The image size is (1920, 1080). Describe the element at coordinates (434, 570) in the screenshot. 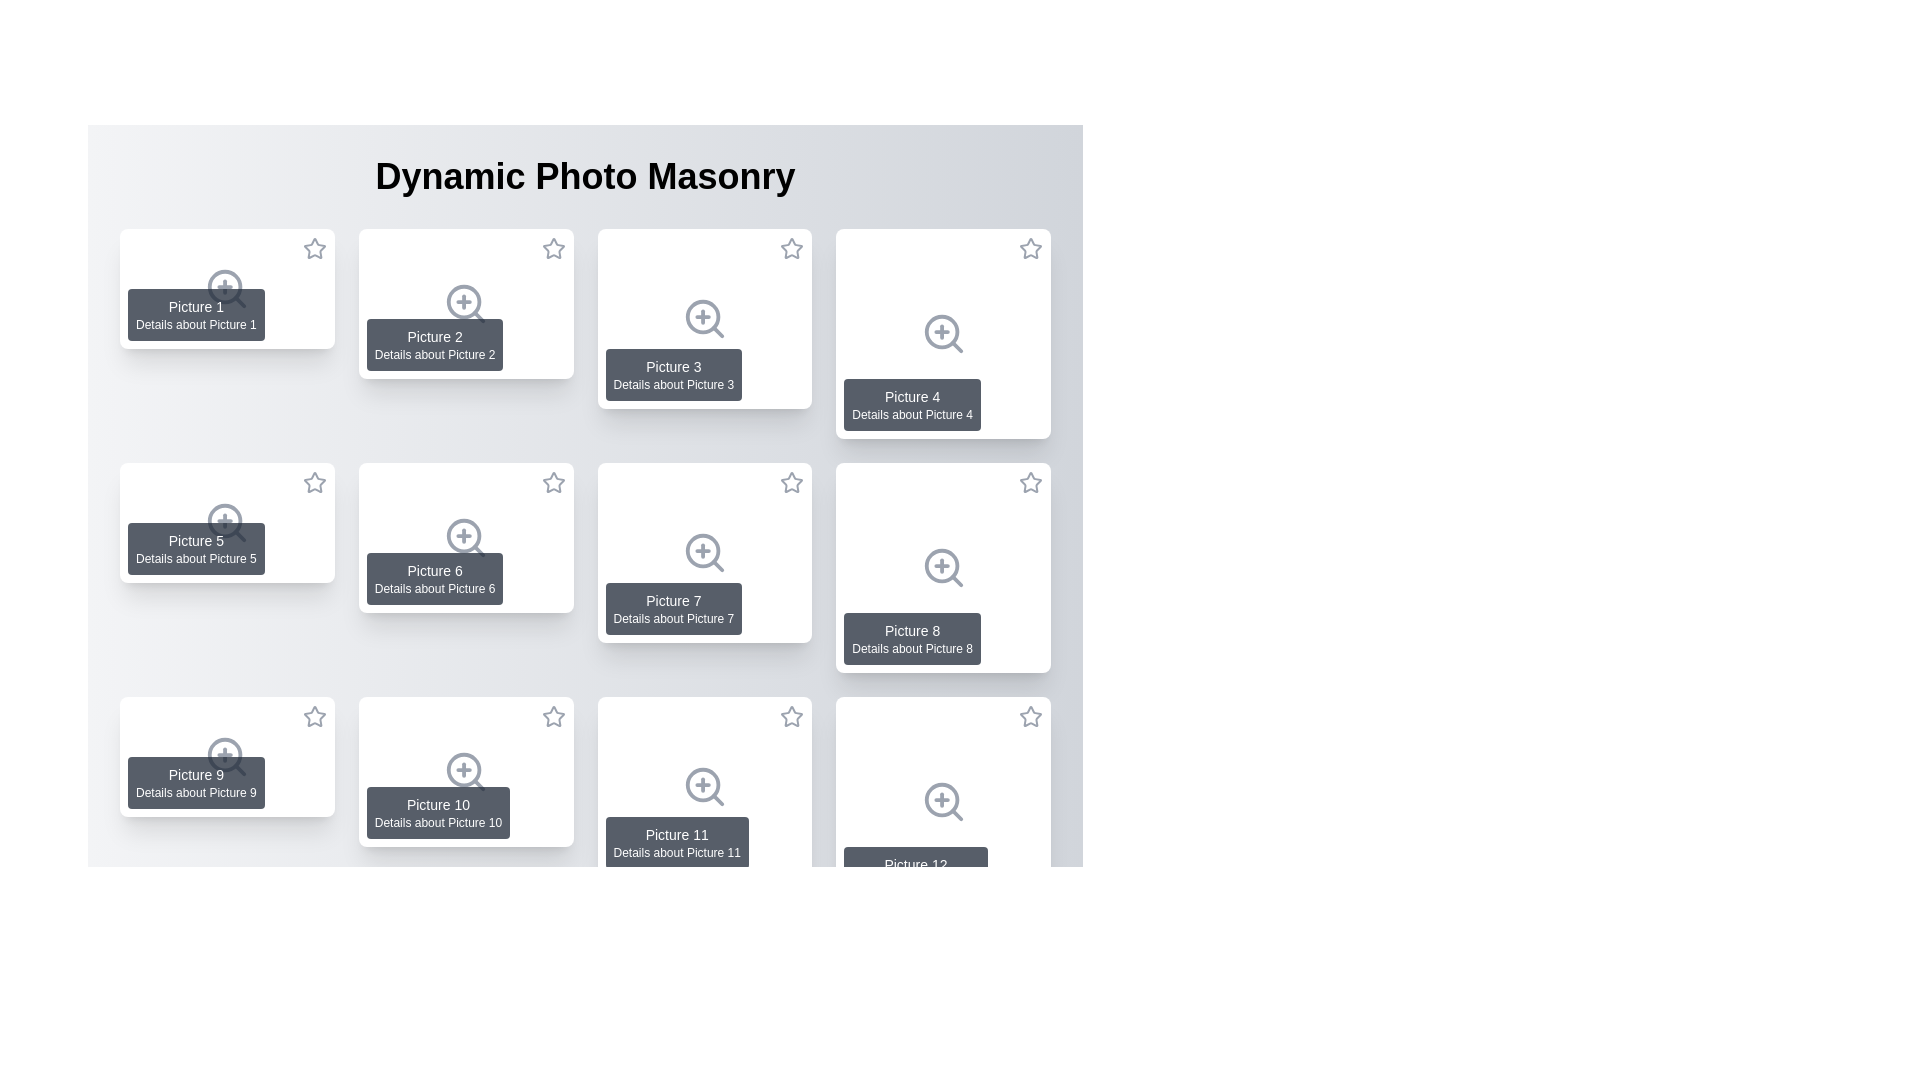

I see `text label that identifies the image as 'Picture 6', located in the third row and second column of the grid` at that location.